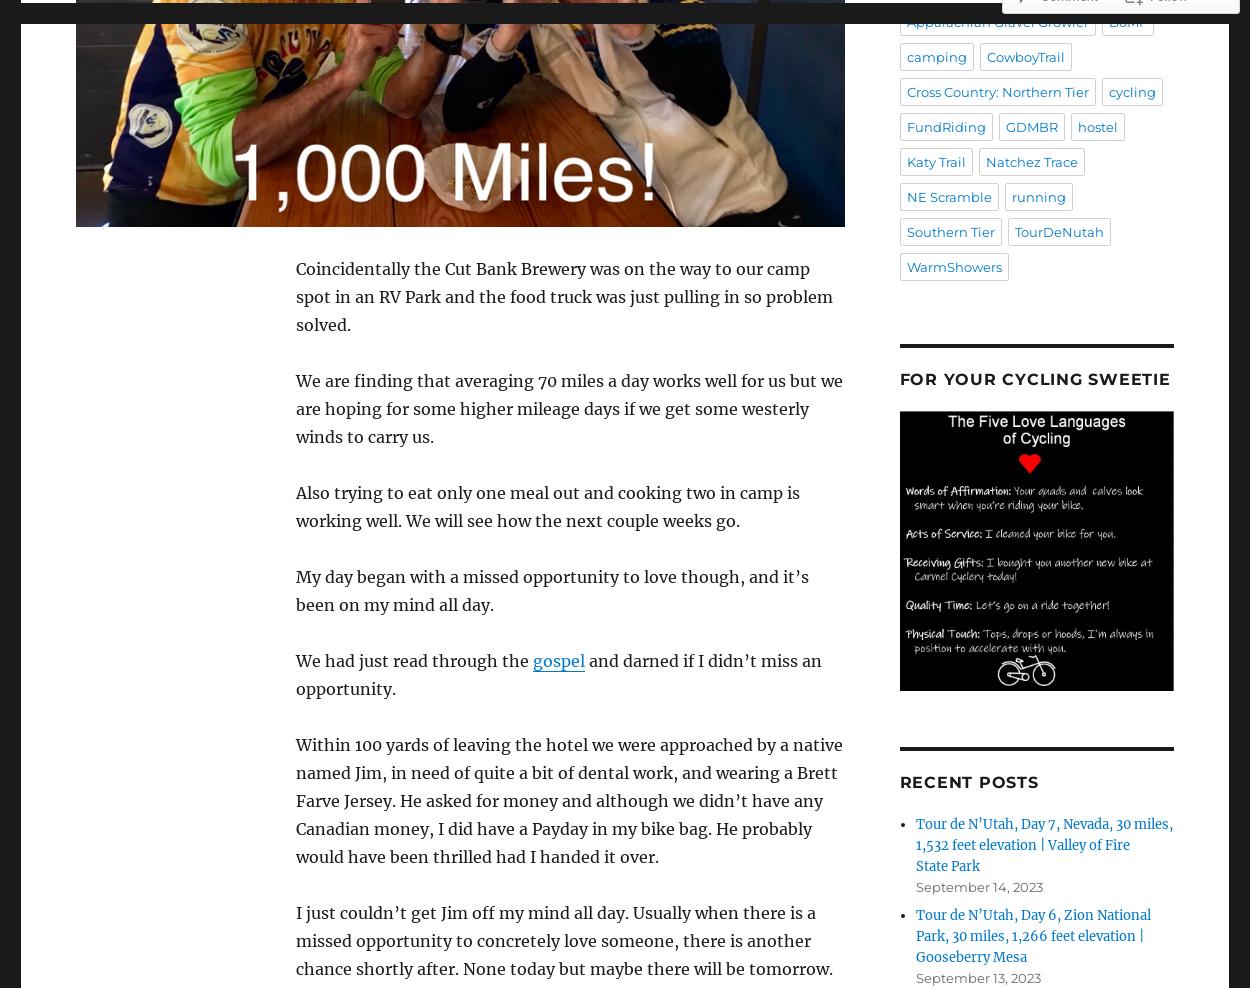 The height and width of the screenshot is (988, 1250). Describe the element at coordinates (1043, 844) in the screenshot. I see `'Tour de N’Utah, Day 7, Nevada, 30 miles, 1,532 feet elevation | Valley of Fire State Park'` at that location.